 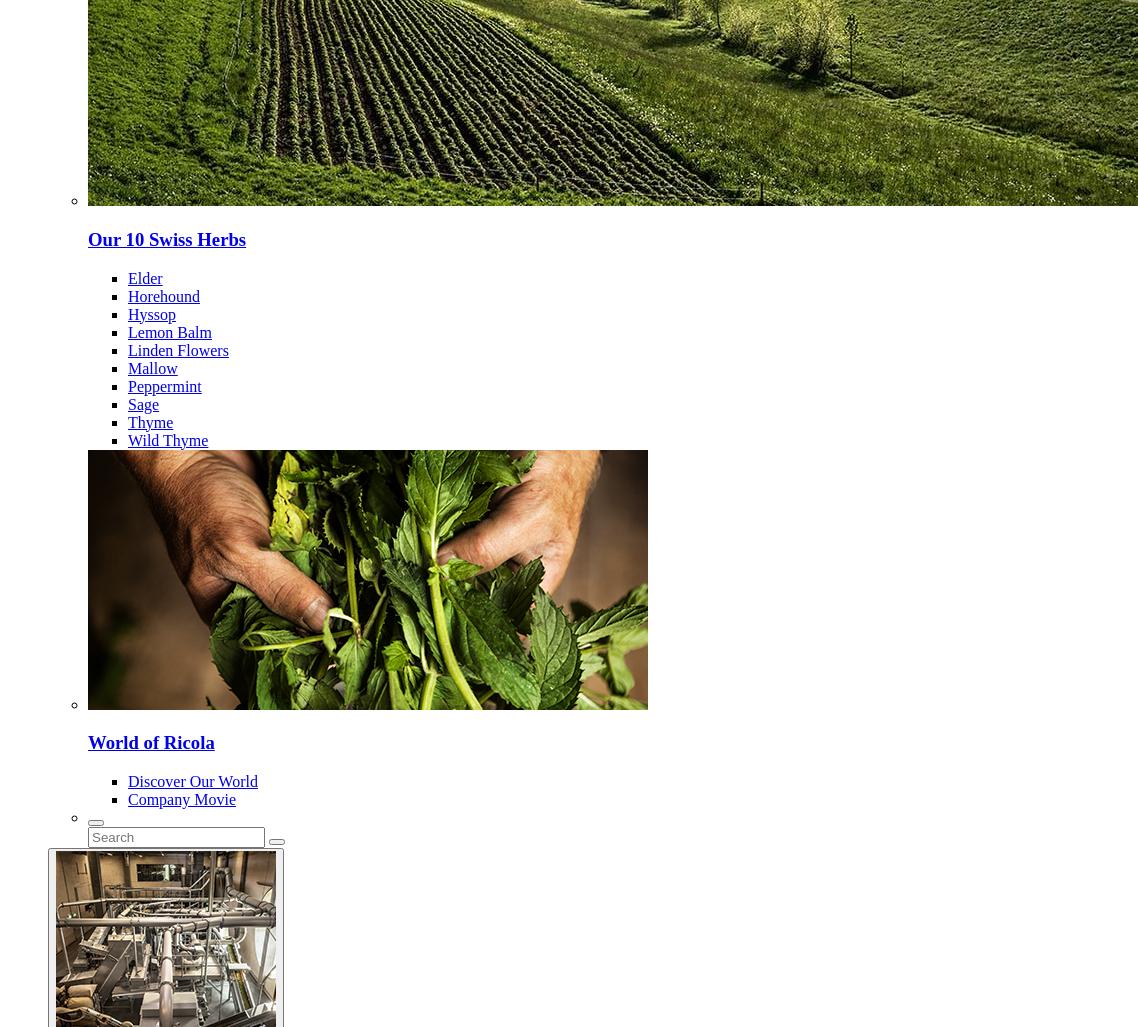 What do you see at coordinates (180, 799) in the screenshot?
I see `'Company Movie'` at bounding box center [180, 799].